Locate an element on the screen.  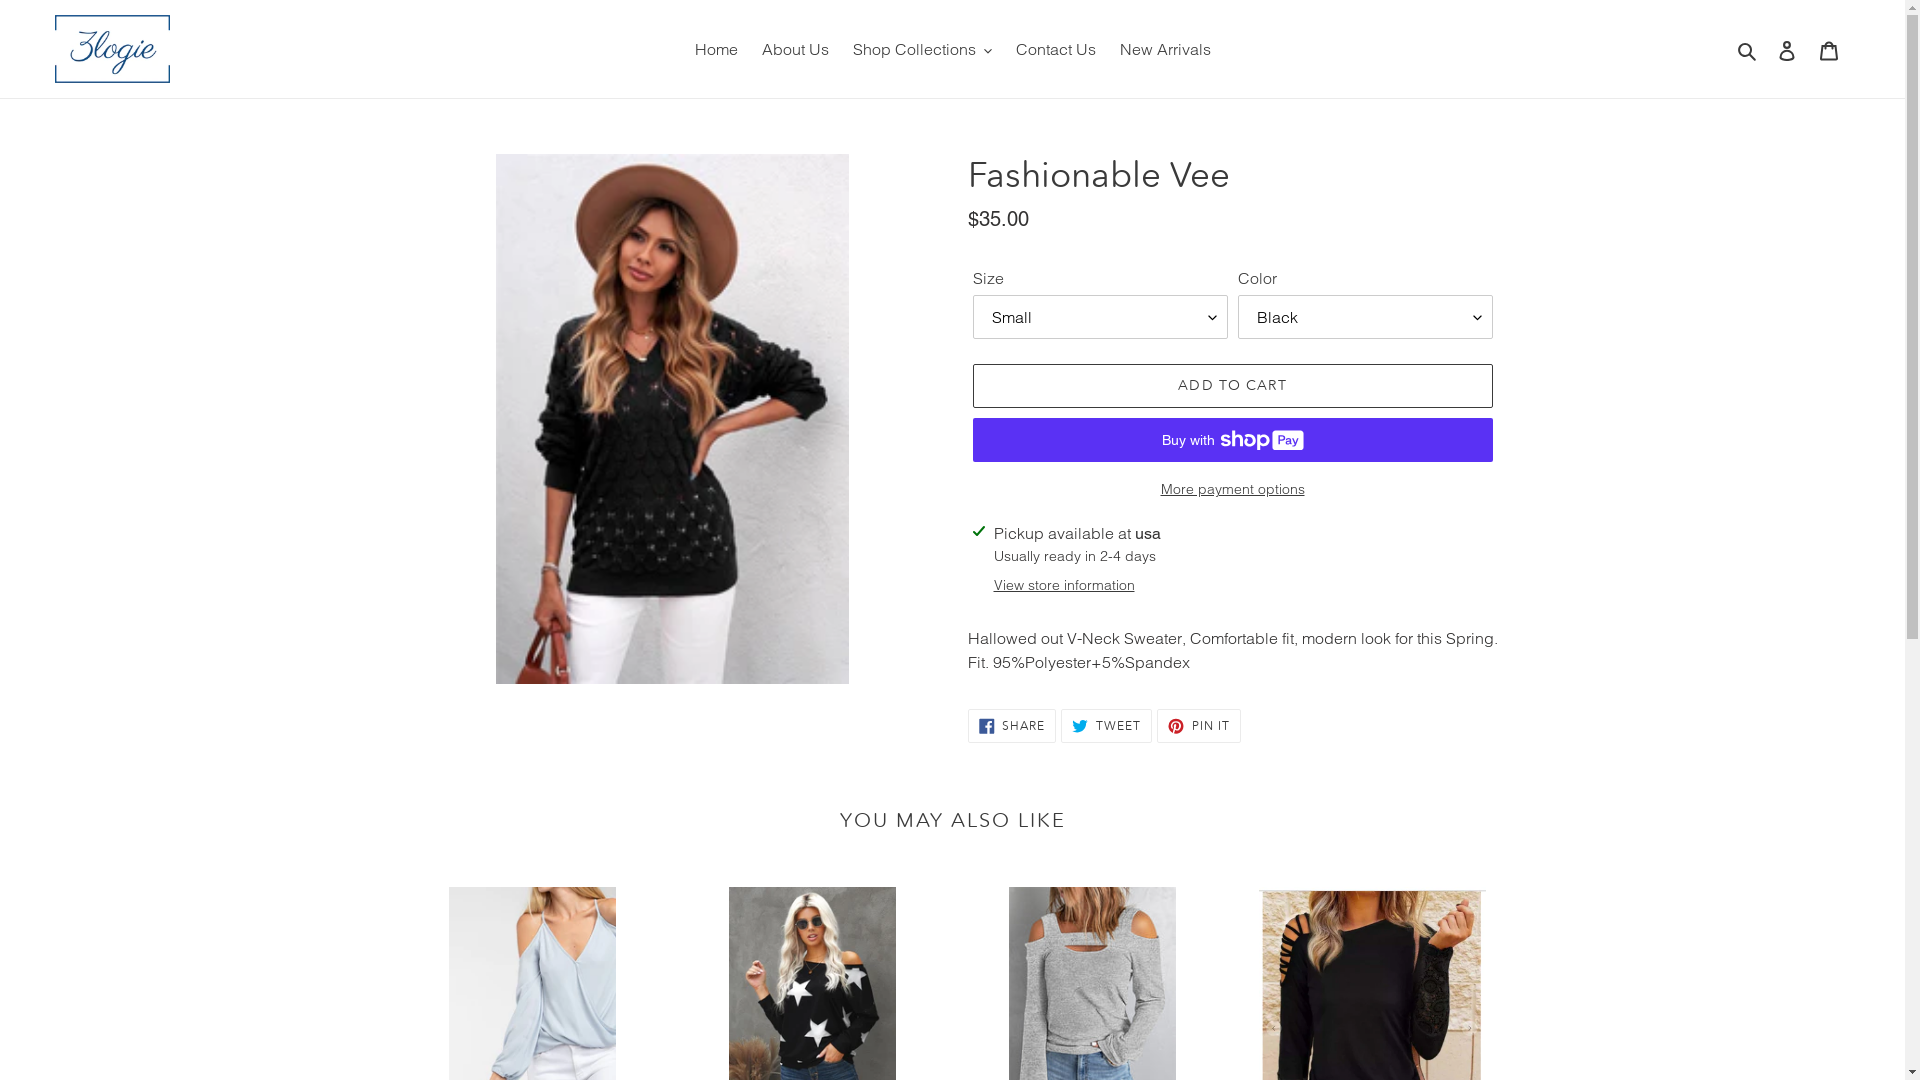
'Search' is located at coordinates (1747, 48).